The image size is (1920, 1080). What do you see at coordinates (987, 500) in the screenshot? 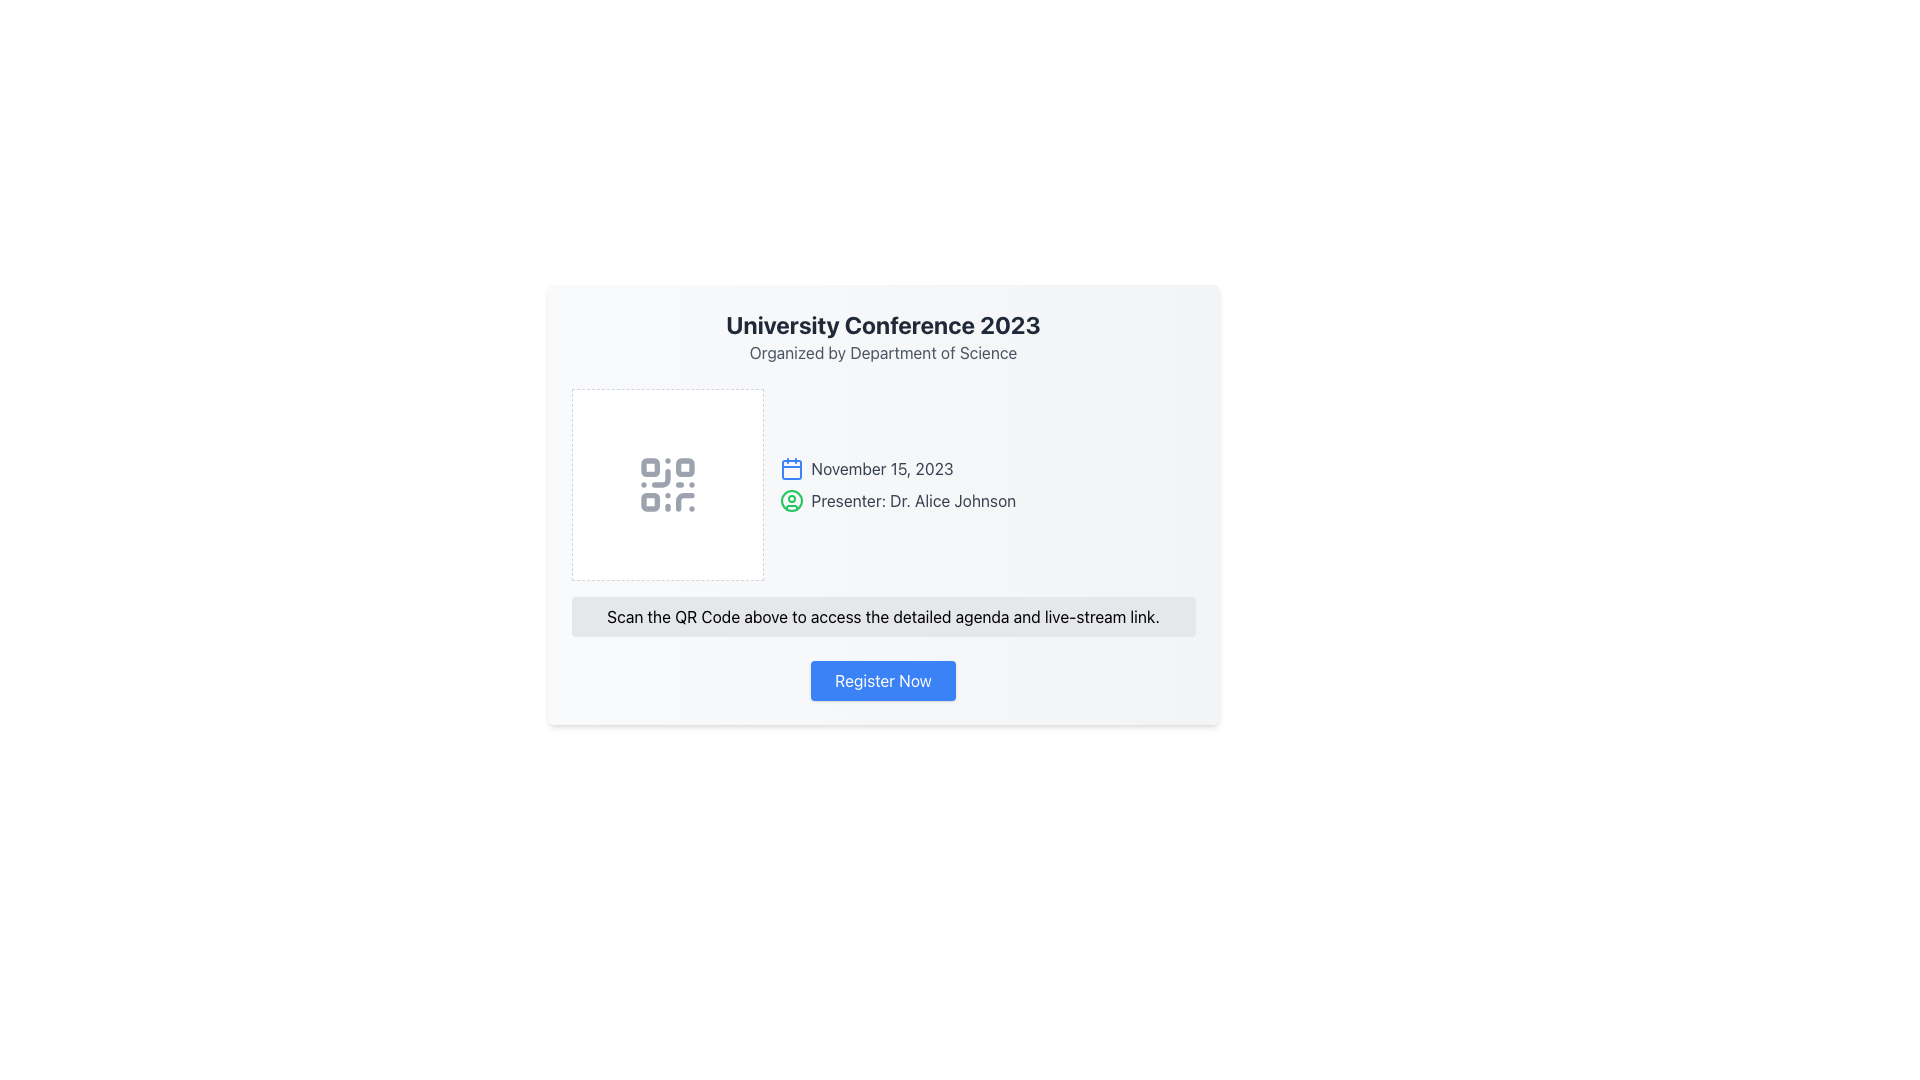
I see `the Text element displaying 'Presenter: Dr. Alice Johnson' with an adjacent green user icon, located beneath the heading 'University Conference 2023'` at bounding box center [987, 500].